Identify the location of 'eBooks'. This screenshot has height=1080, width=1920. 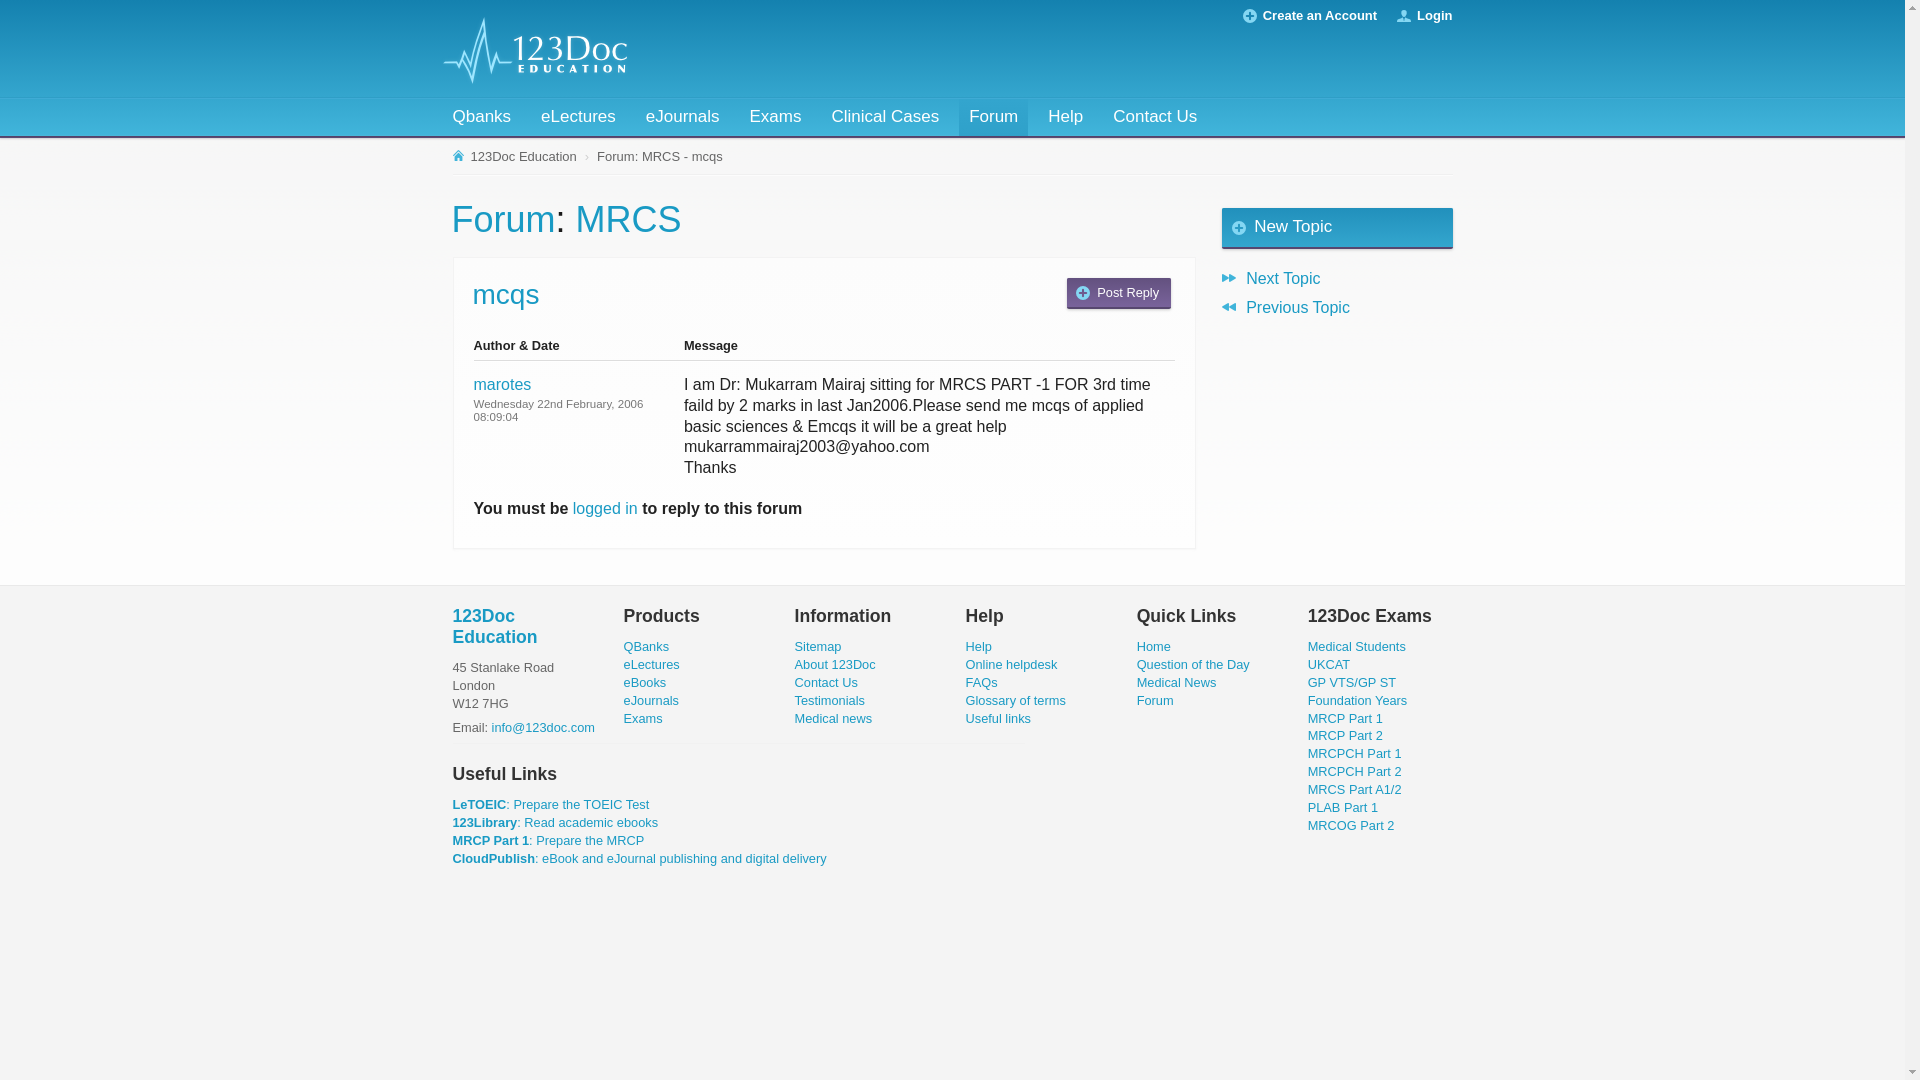
(645, 681).